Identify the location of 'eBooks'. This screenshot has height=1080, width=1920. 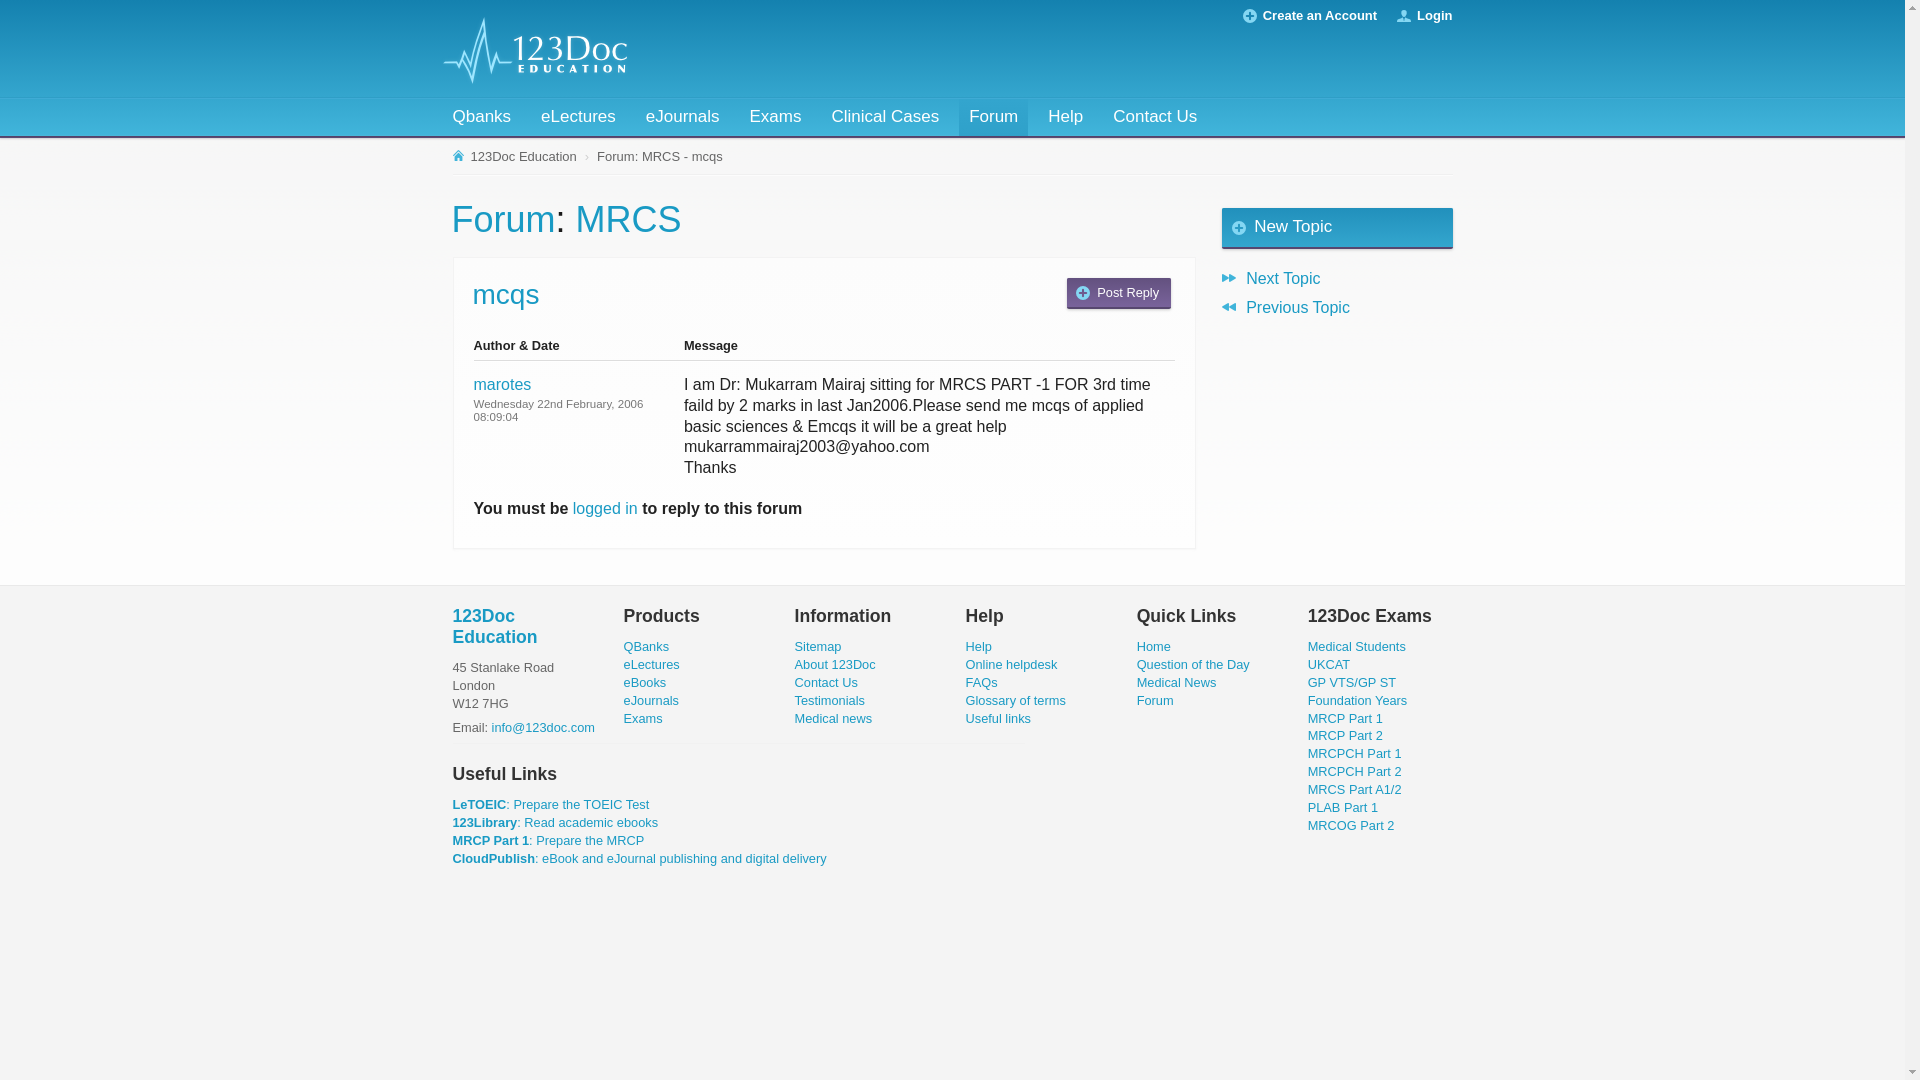
(645, 681).